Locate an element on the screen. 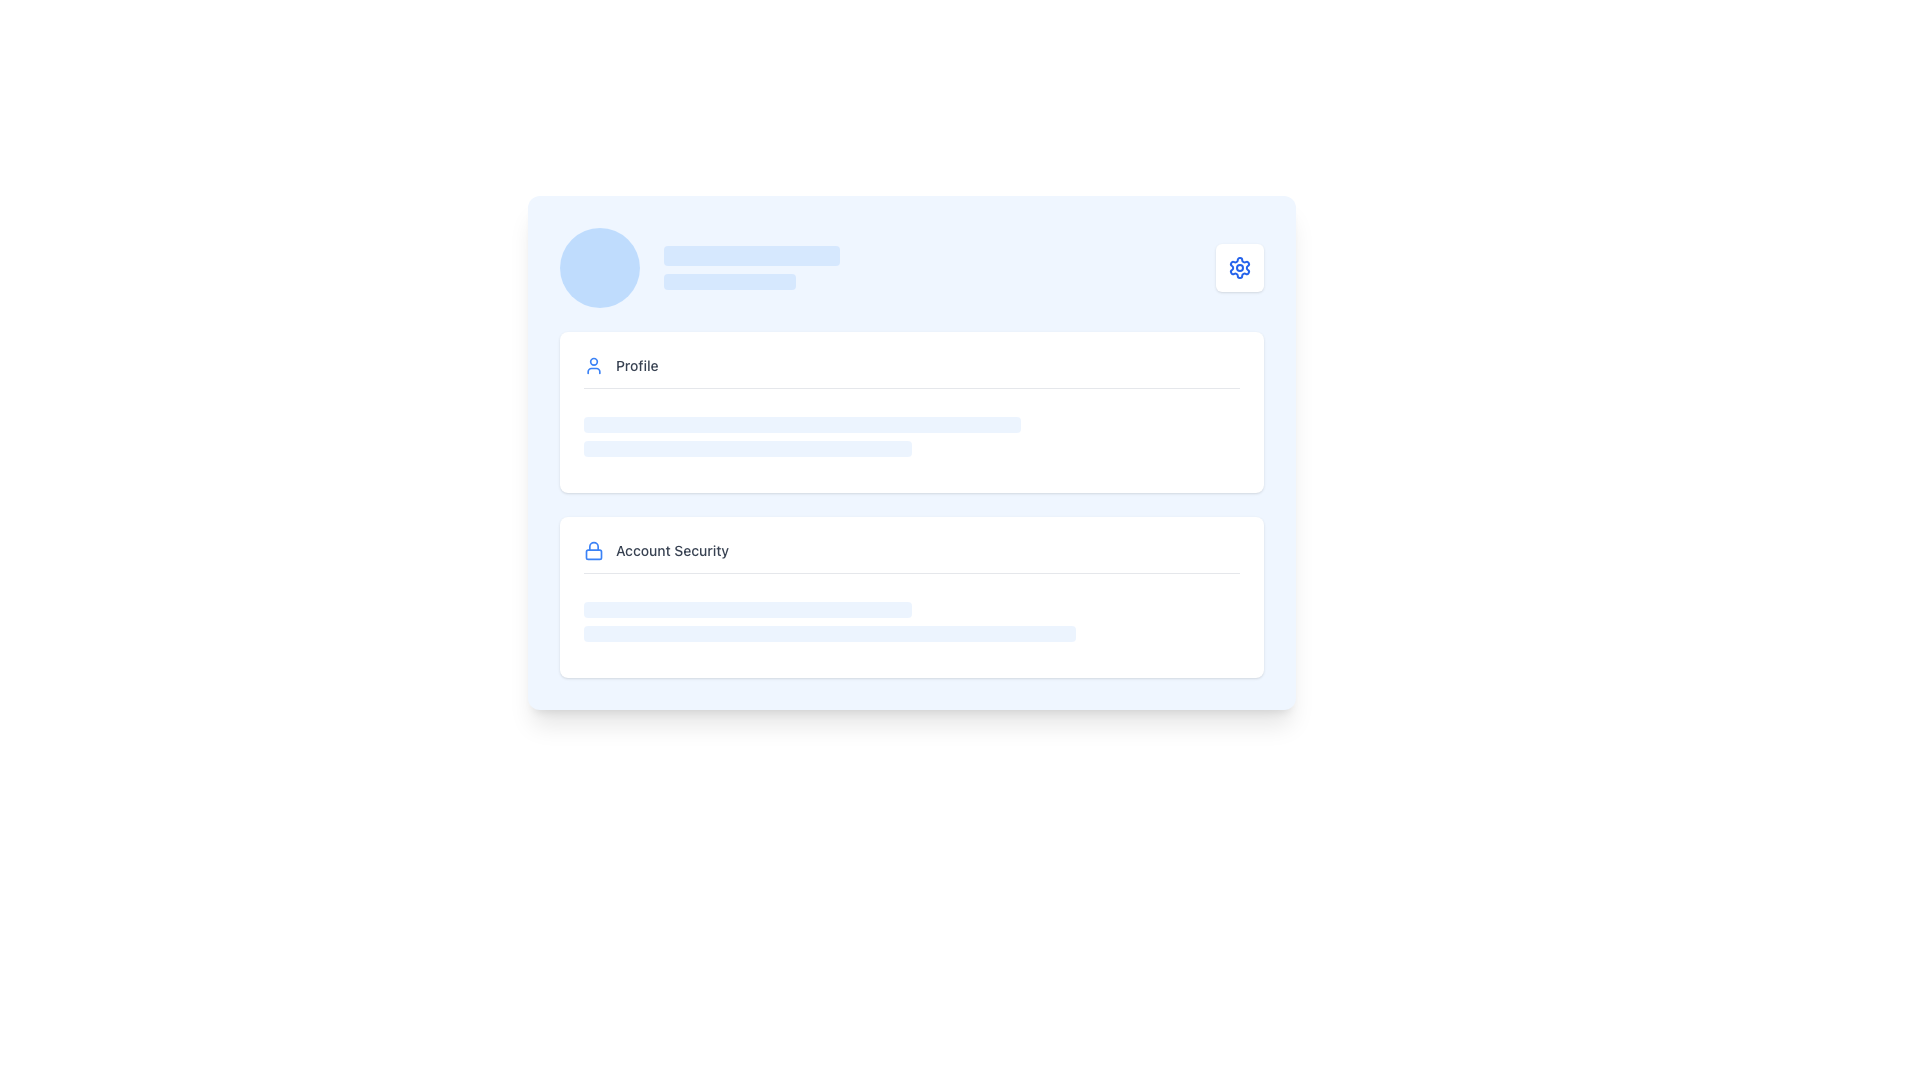 Image resolution: width=1920 pixels, height=1080 pixels. the Settings icon, which is represented as a rounded square in the top-right corner of the interface, allowing access to application settings is located at coordinates (1238, 266).